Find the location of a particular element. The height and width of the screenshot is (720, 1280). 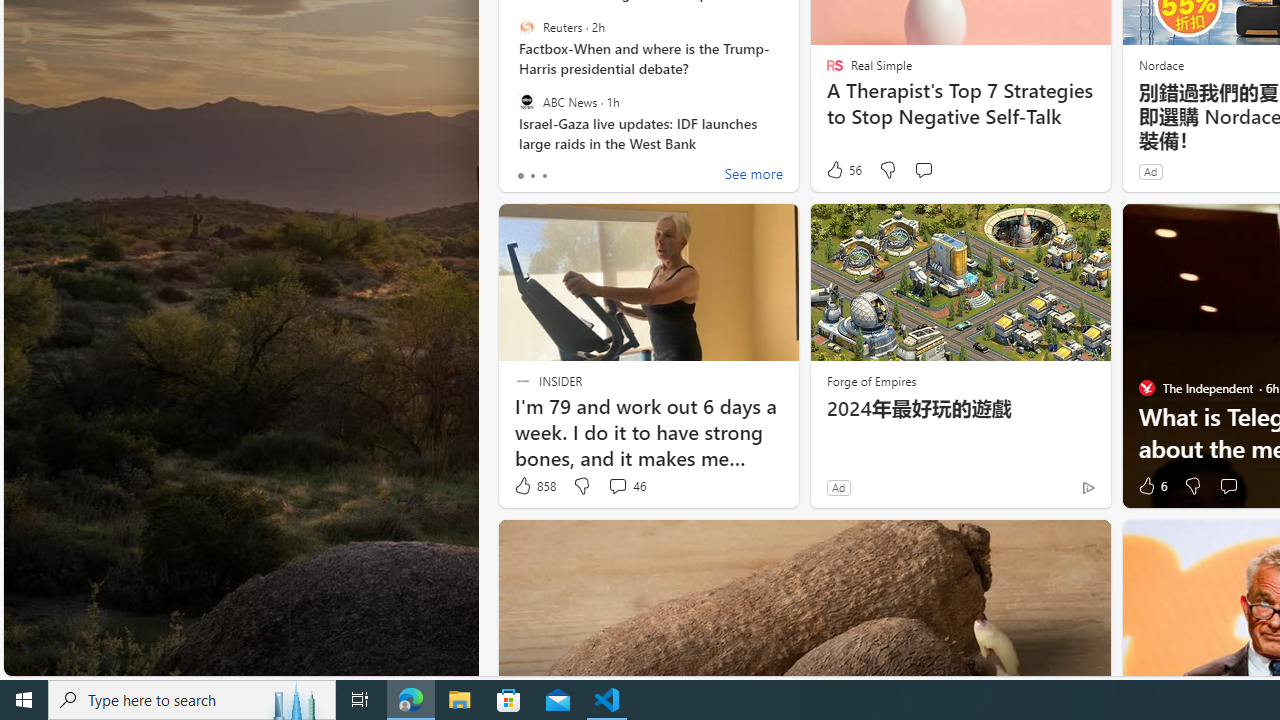

'56 Like' is located at coordinates (843, 169).